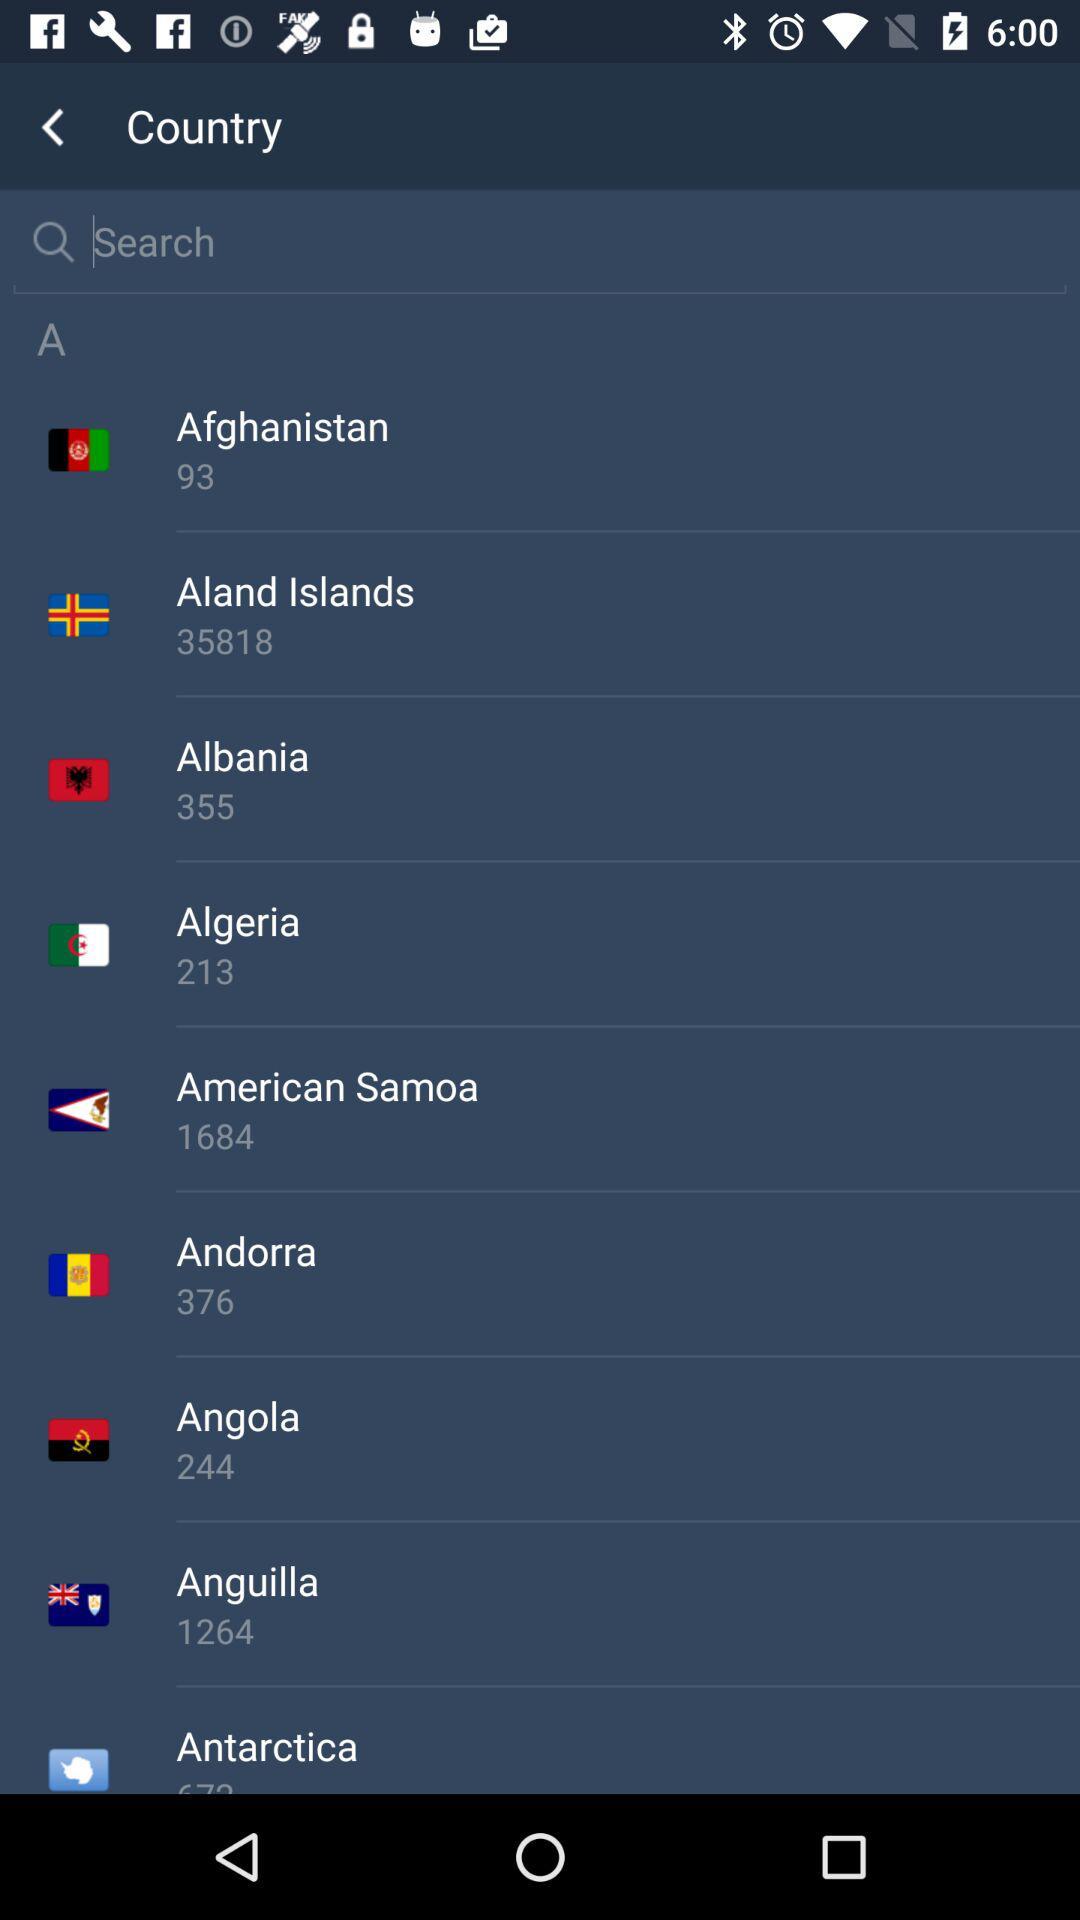 This screenshot has width=1080, height=1920. I want to click on the algeria app, so click(627, 919).